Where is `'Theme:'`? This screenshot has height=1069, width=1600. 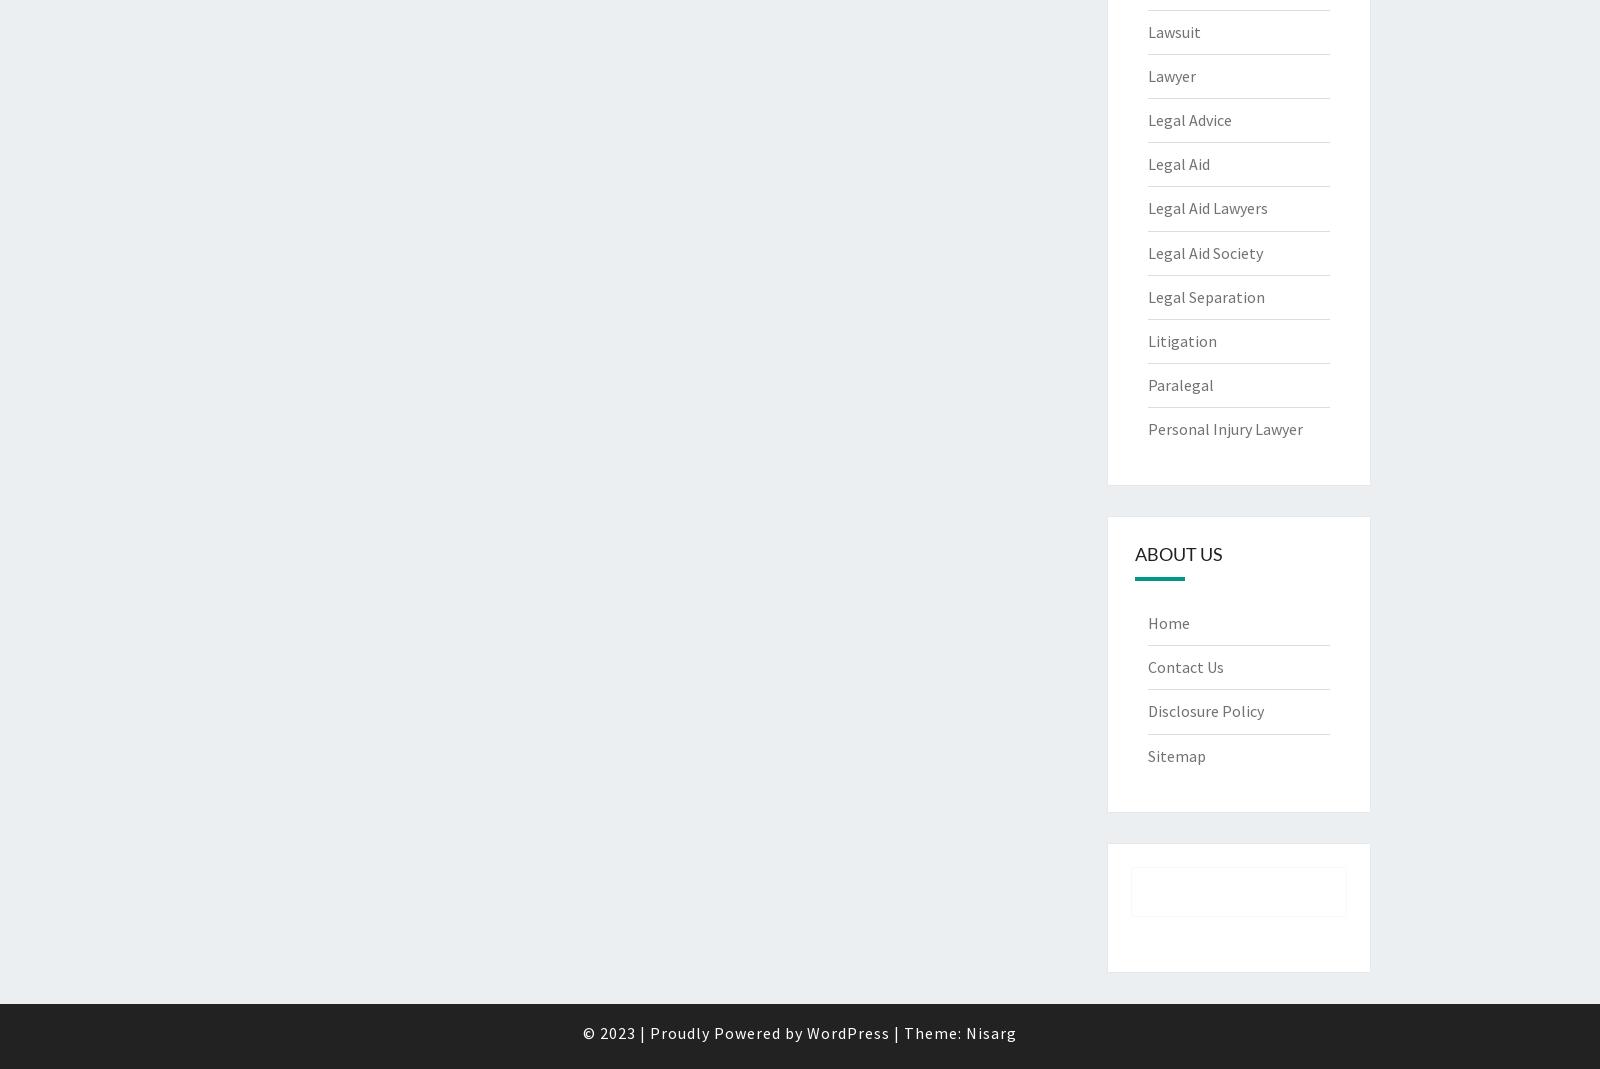
'Theme:' is located at coordinates (934, 1032).